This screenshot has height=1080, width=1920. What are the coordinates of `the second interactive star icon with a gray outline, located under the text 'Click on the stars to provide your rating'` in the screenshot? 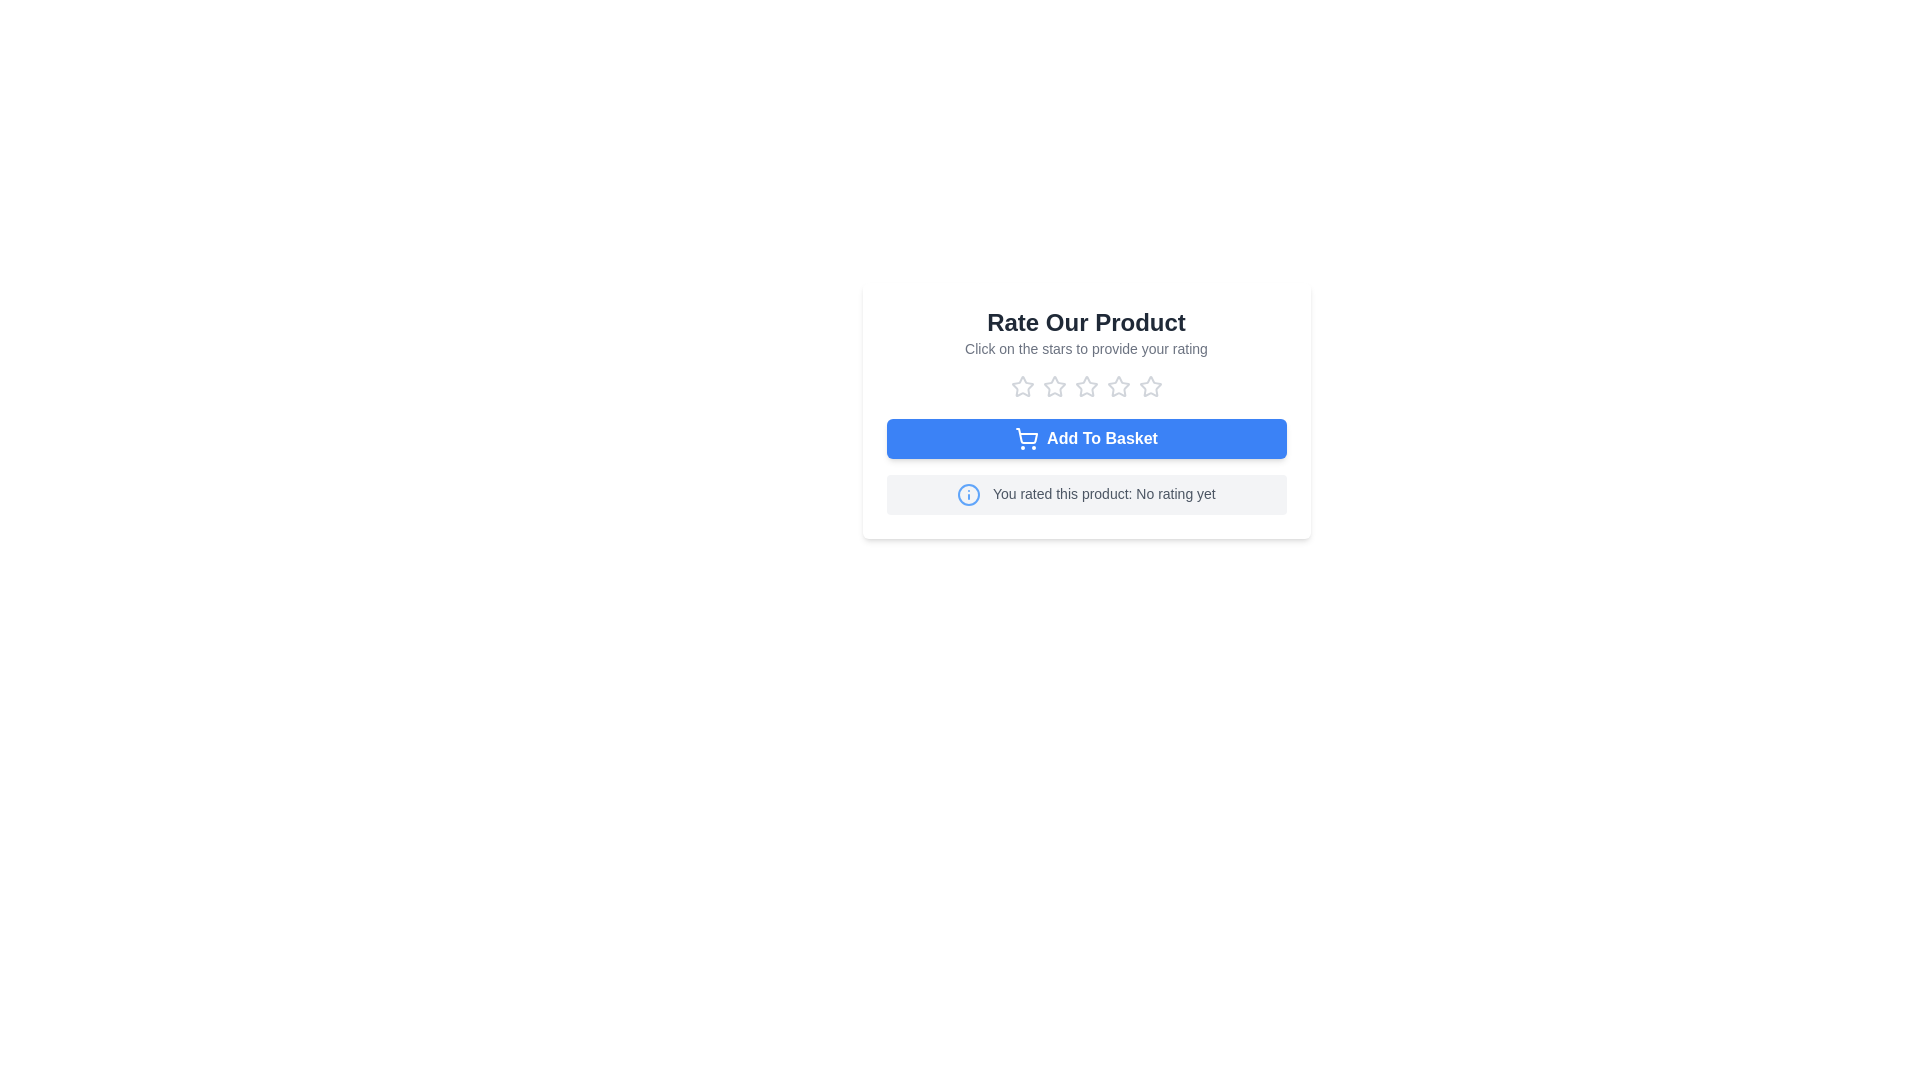 It's located at (1053, 386).